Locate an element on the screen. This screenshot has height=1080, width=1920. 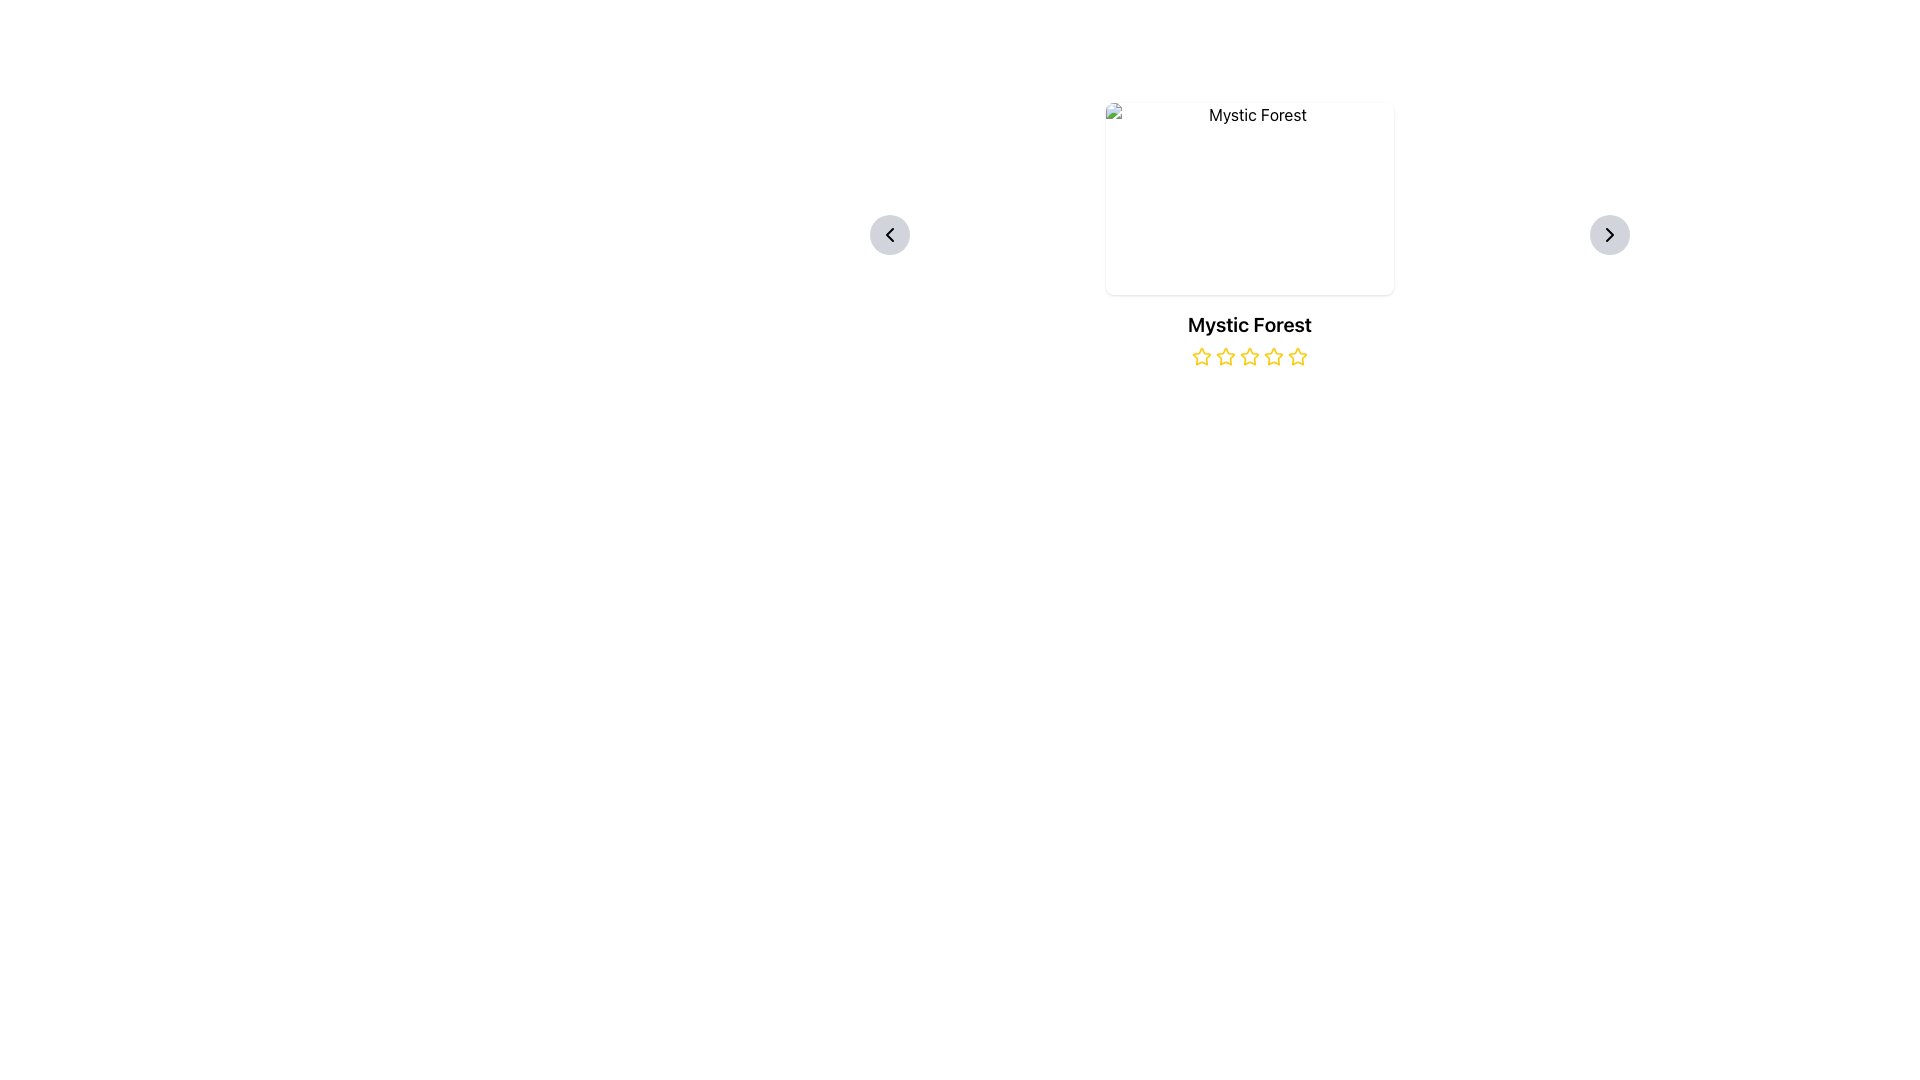
the rightmost rating star icon, which is a small star with a yellow outline and transparent fill, located below the text 'Mystic Forest' is located at coordinates (1297, 356).